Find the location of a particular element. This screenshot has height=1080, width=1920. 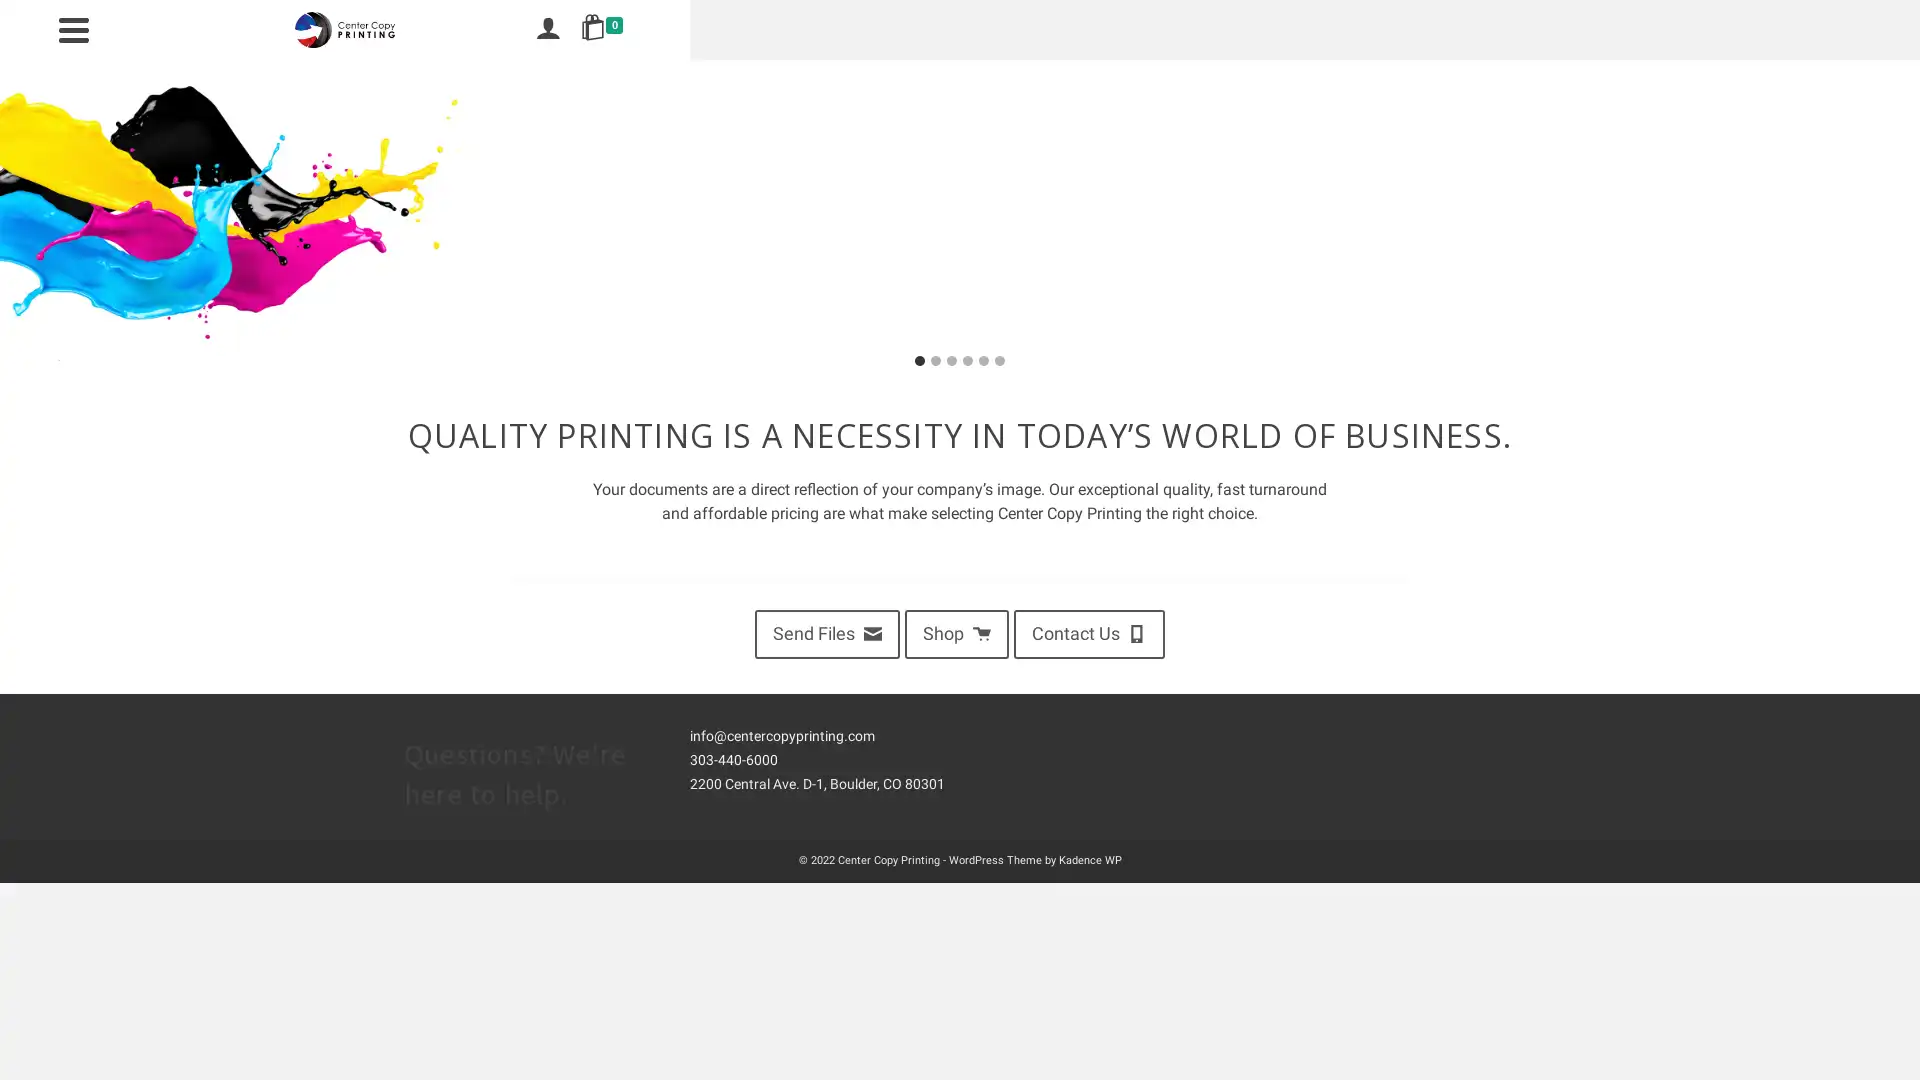

Go to slide 3 is located at coordinates (950, 489).